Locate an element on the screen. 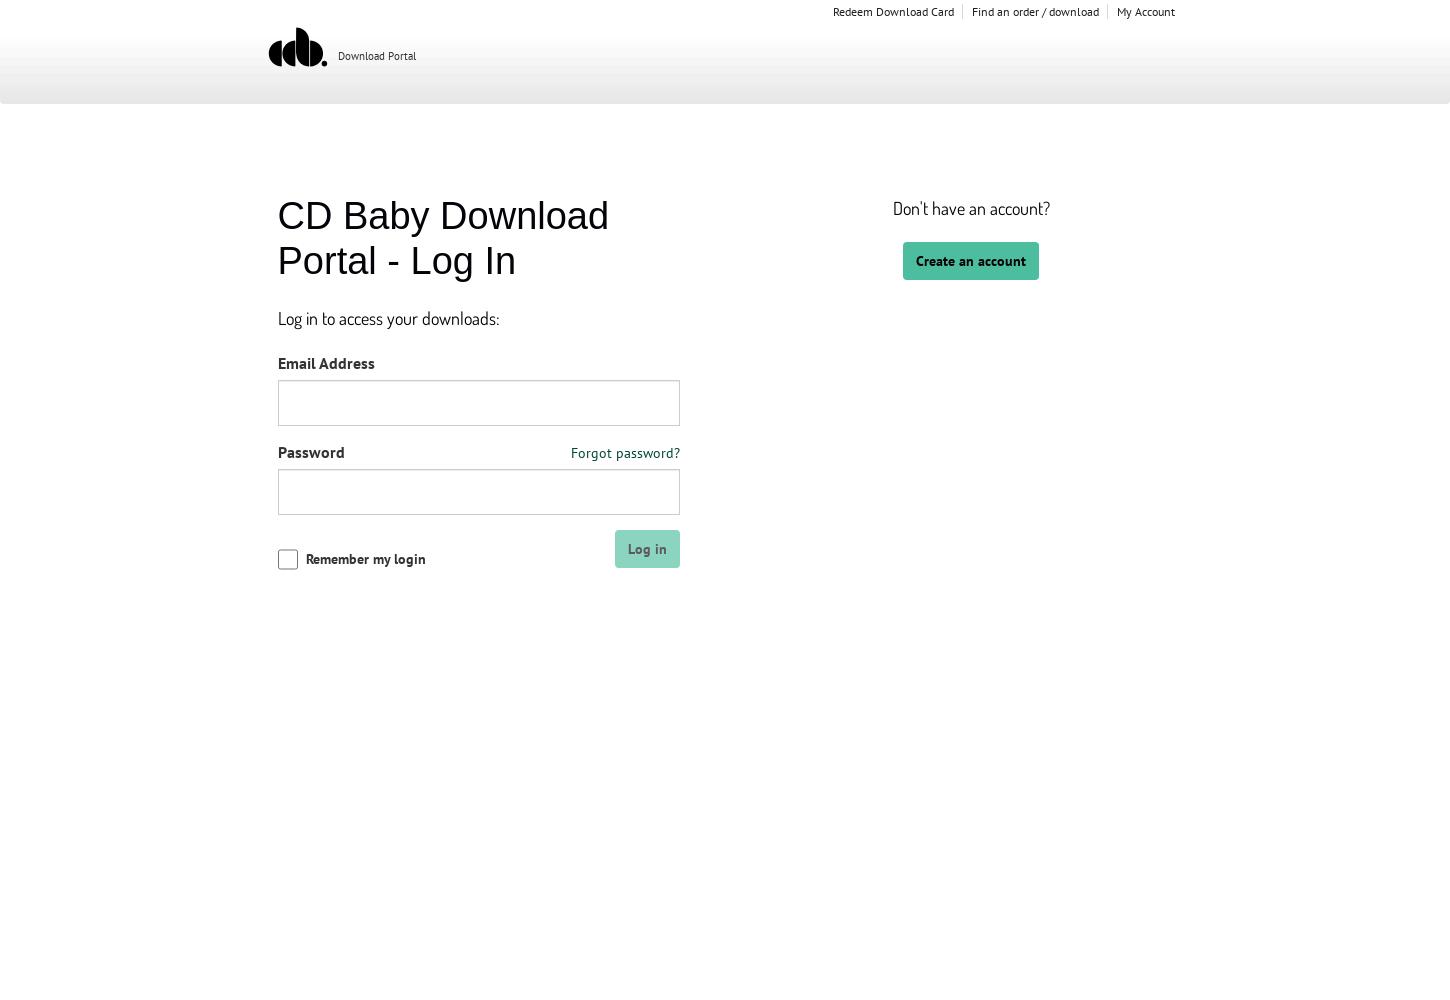 This screenshot has width=1450, height=1000. 'Don't have an account?' is located at coordinates (970, 207).